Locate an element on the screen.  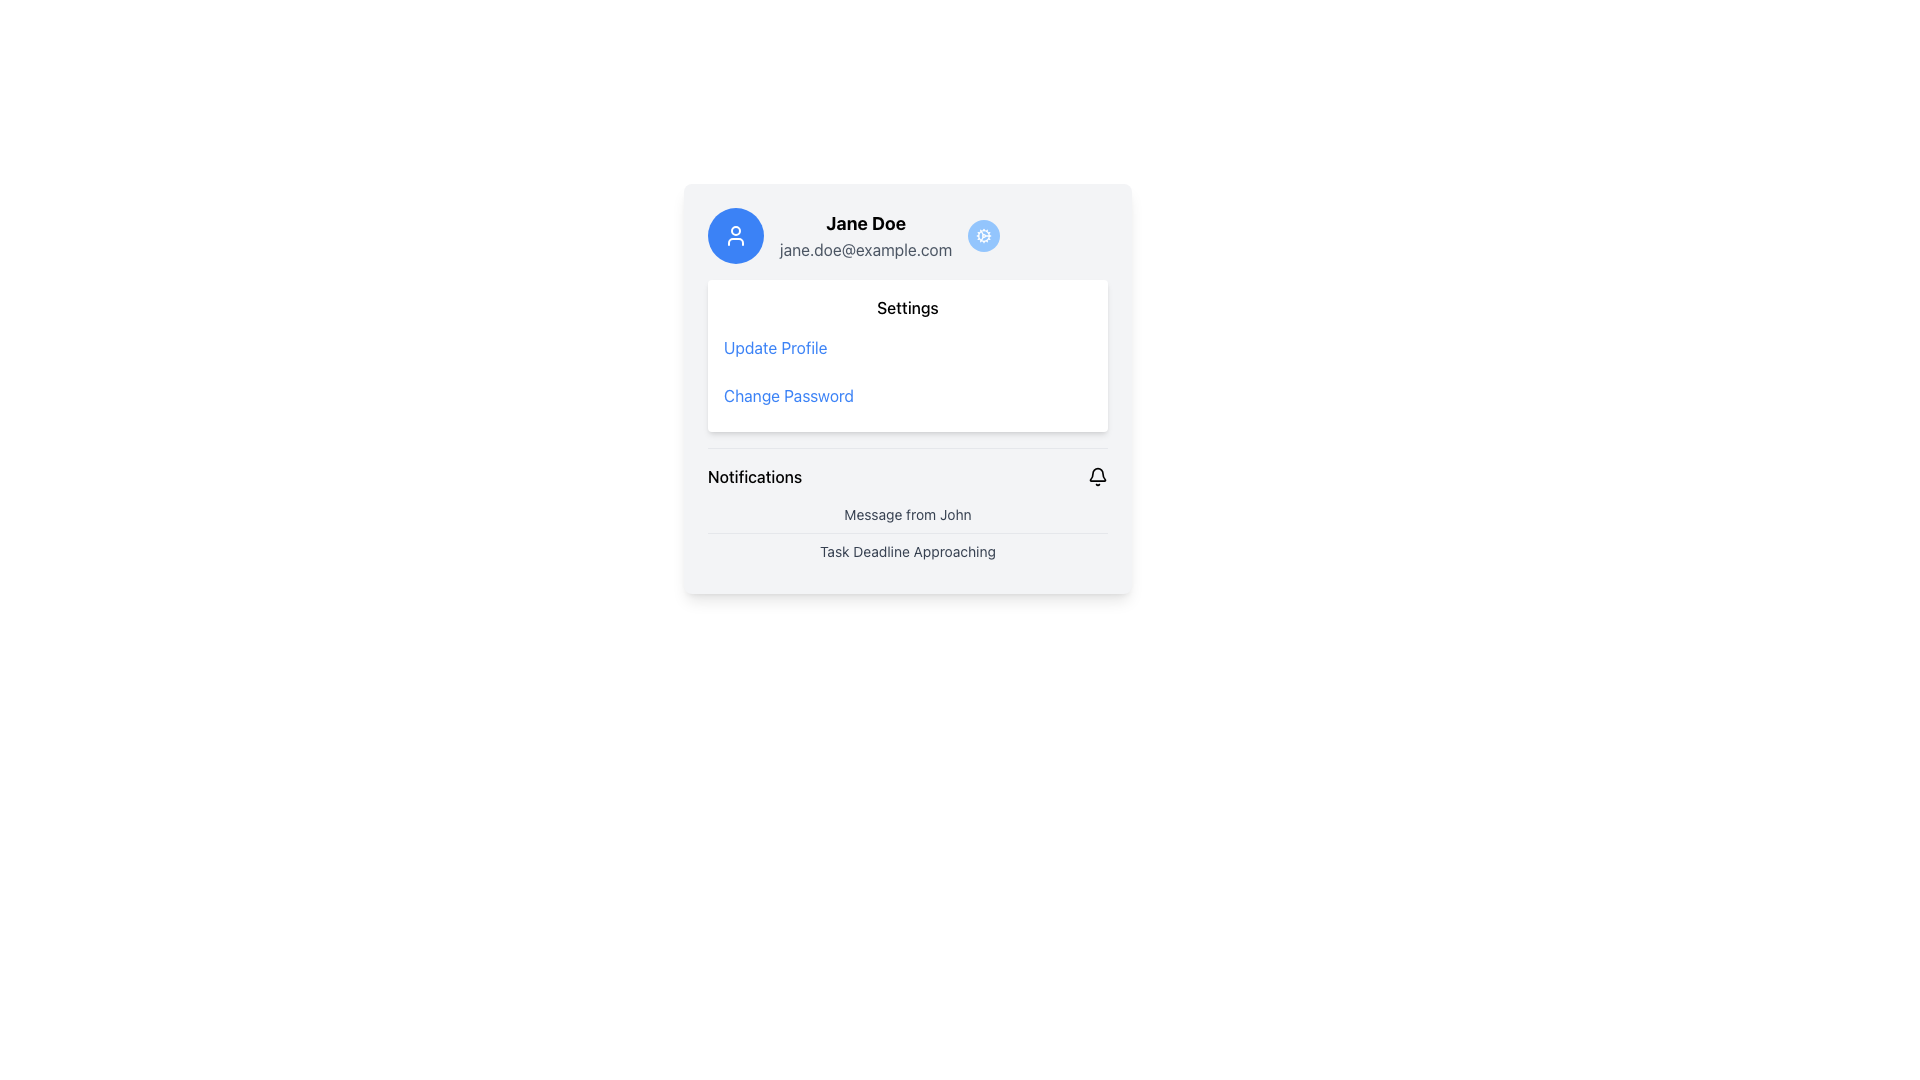
the gear icon located near the top-right corner of the profile information section is located at coordinates (983, 234).